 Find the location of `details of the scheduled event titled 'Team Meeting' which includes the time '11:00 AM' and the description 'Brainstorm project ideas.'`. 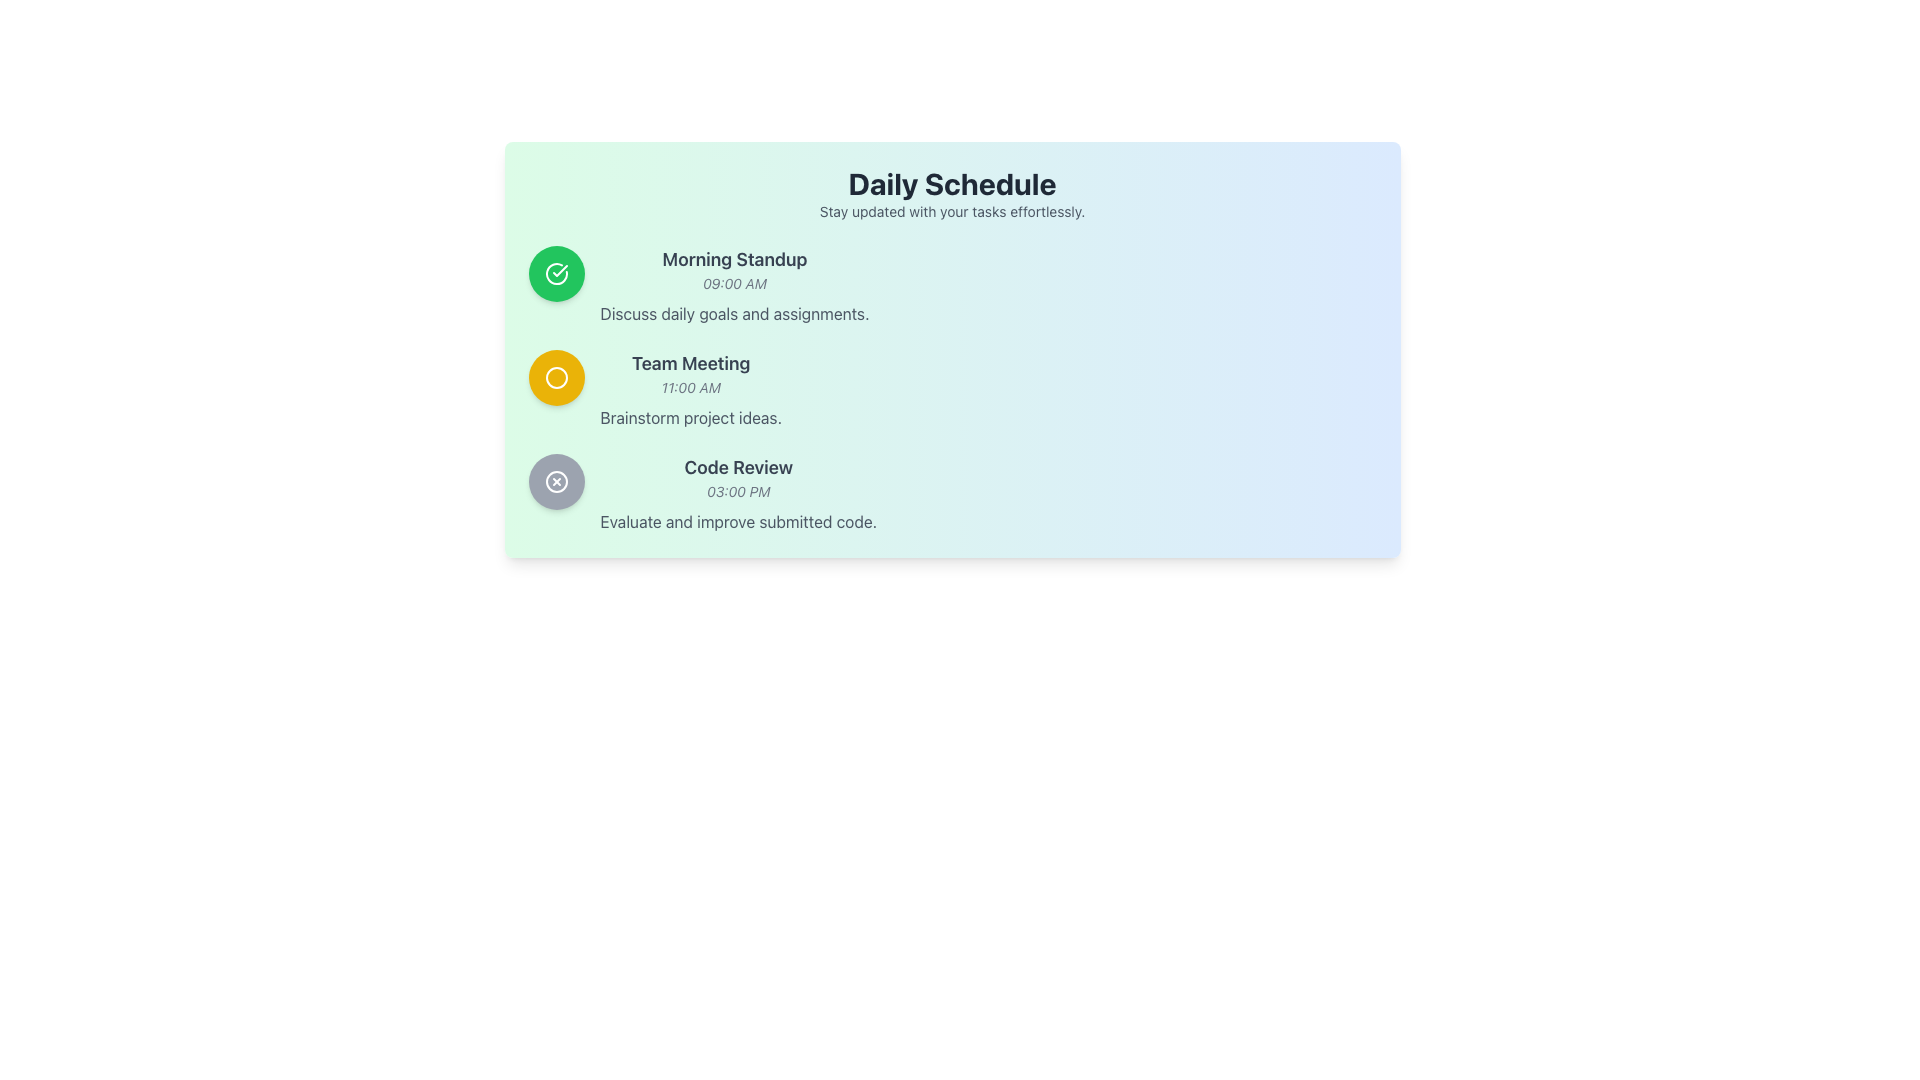

details of the scheduled event titled 'Team Meeting' which includes the time '11:00 AM' and the description 'Brainstorm project ideas.' is located at coordinates (691, 389).